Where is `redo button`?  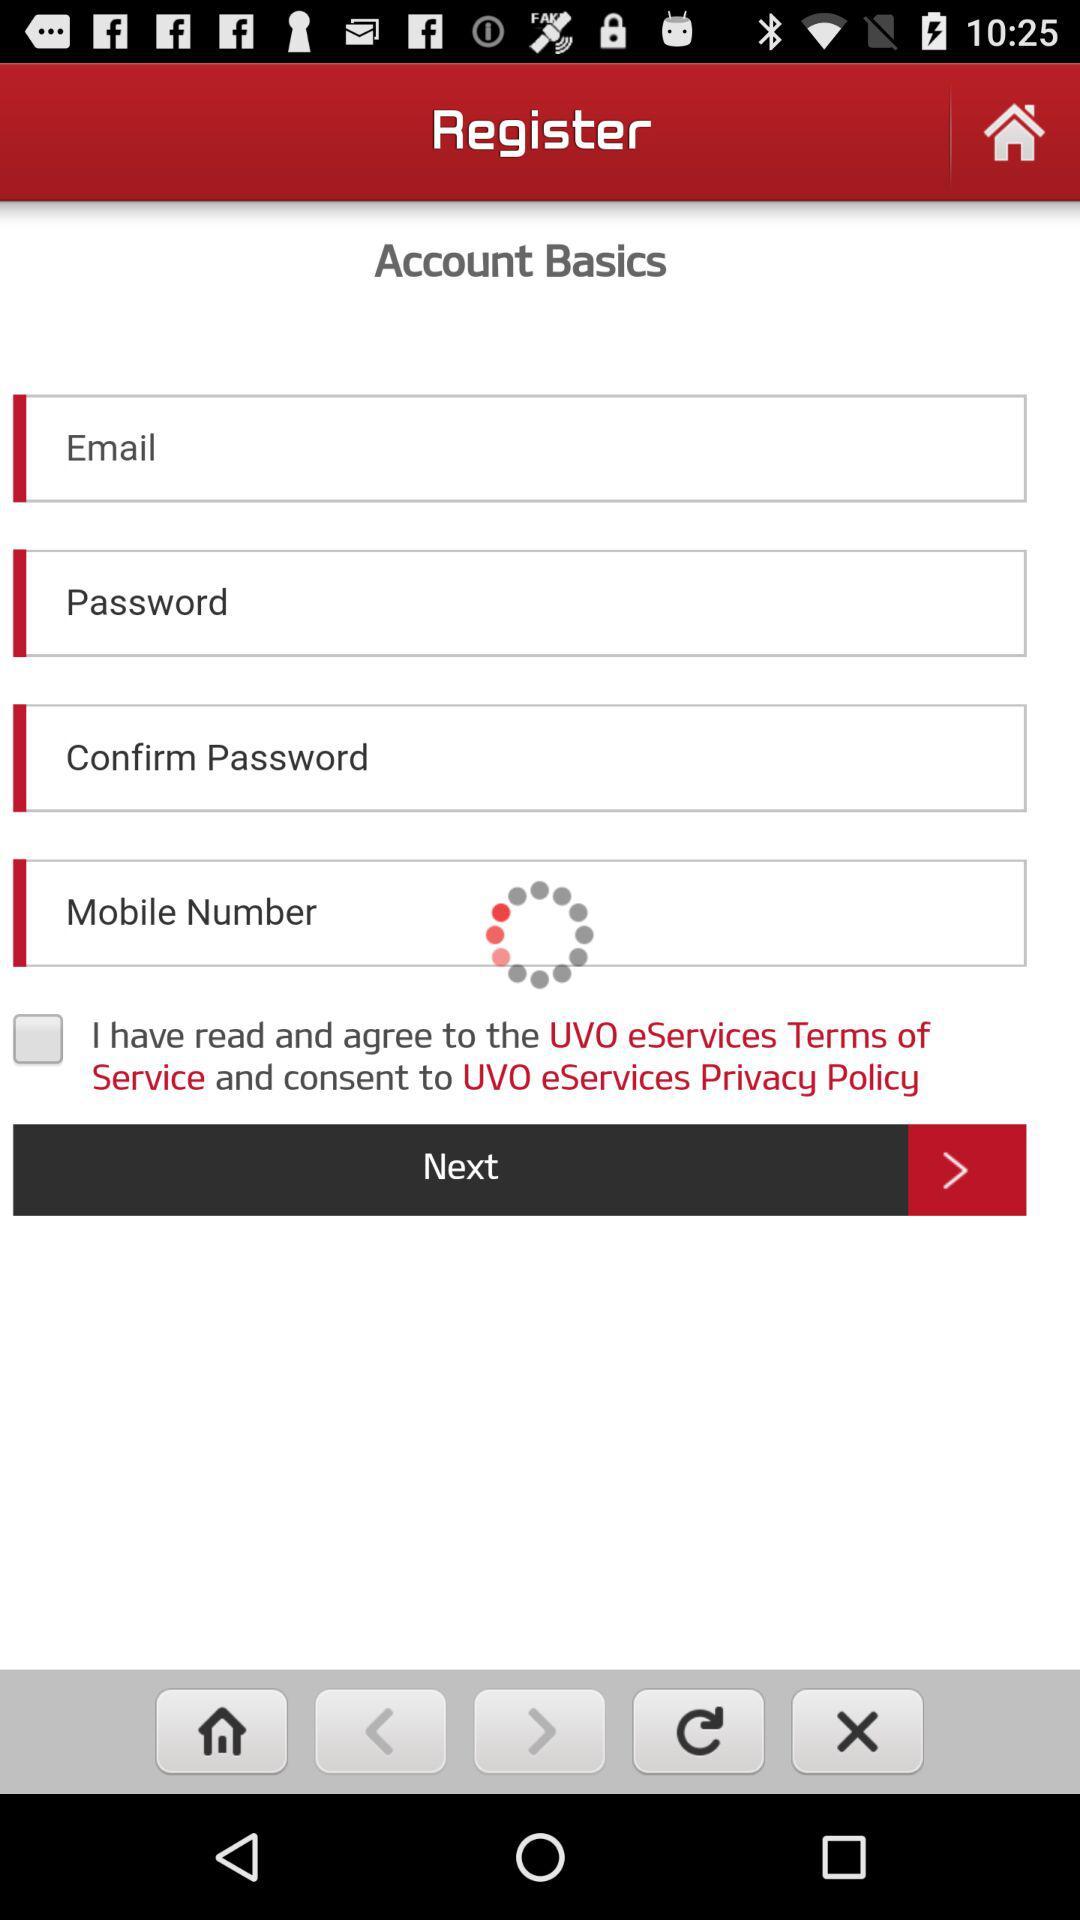 redo button is located at coordinates (697, 1730).